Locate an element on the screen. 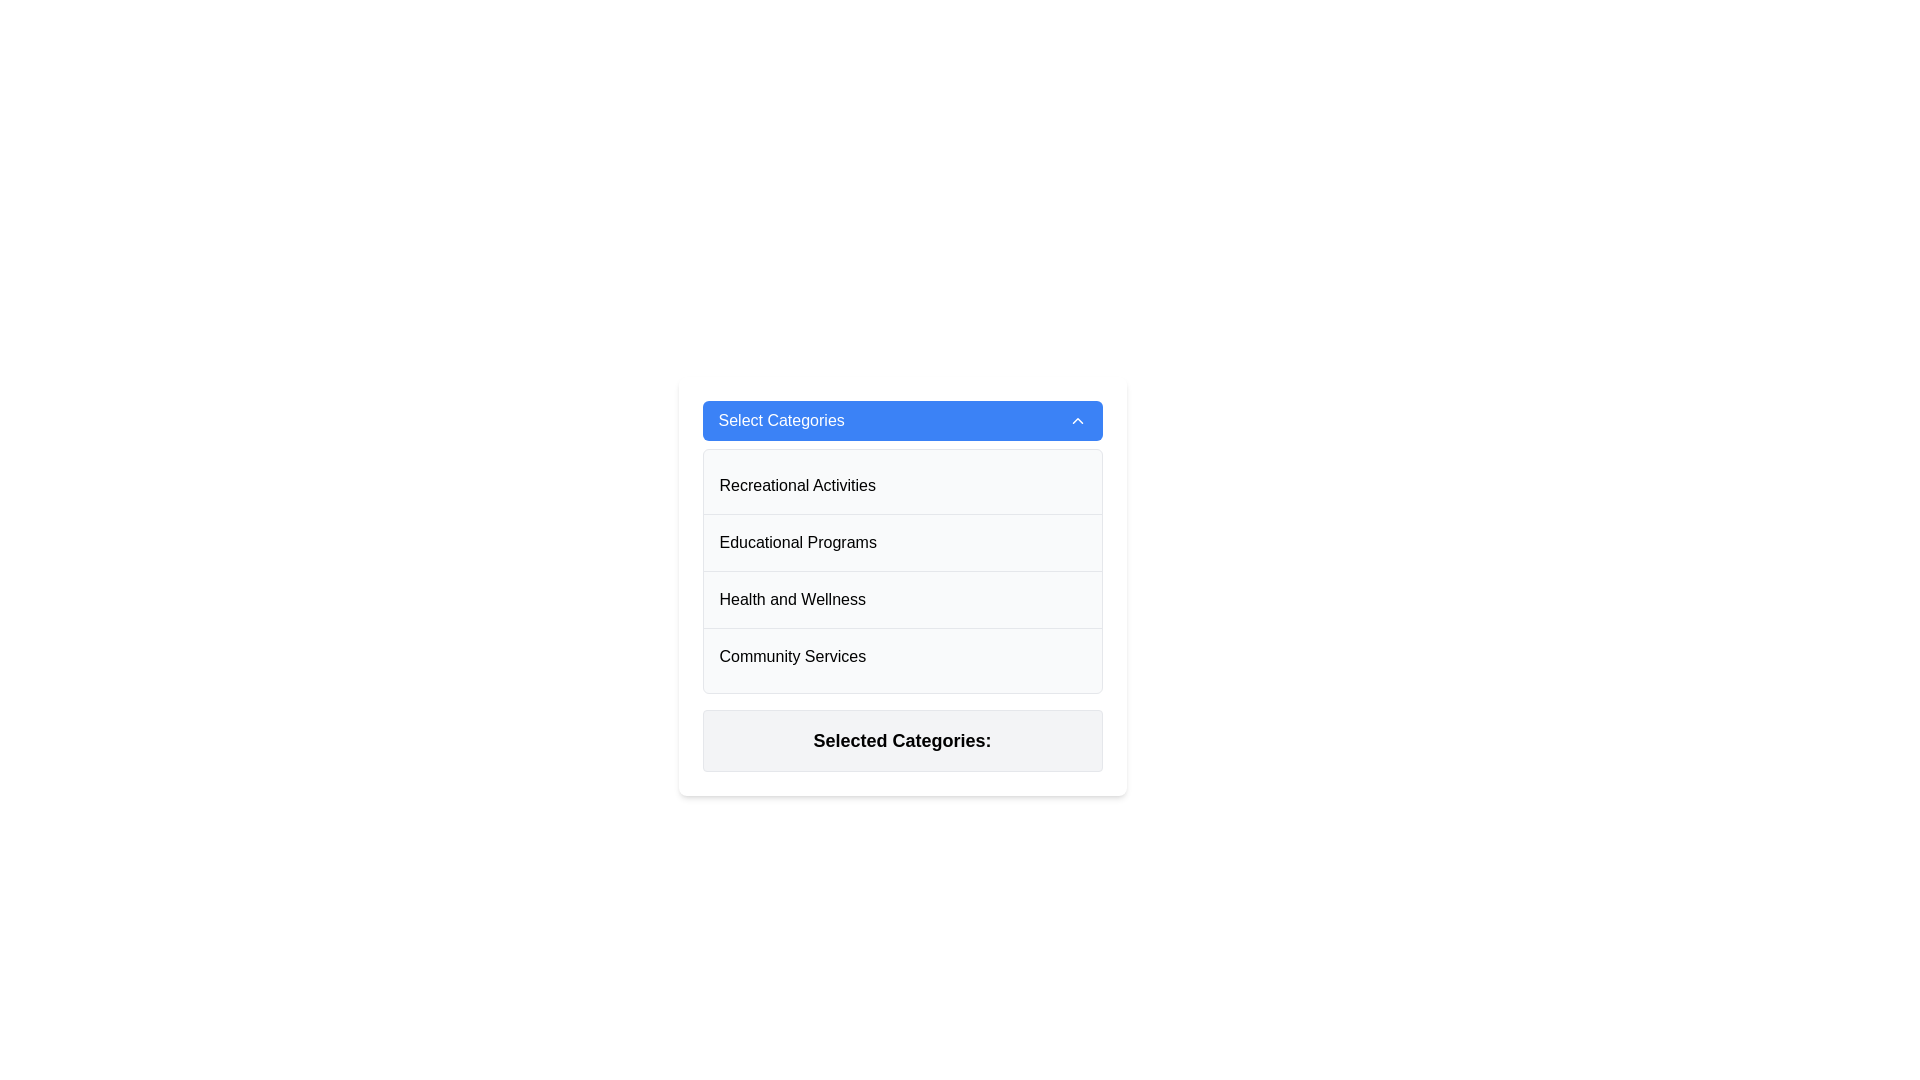 The image size is (1920, 1080). the 'Select Categories' text label is located at coordinates (780, 419).